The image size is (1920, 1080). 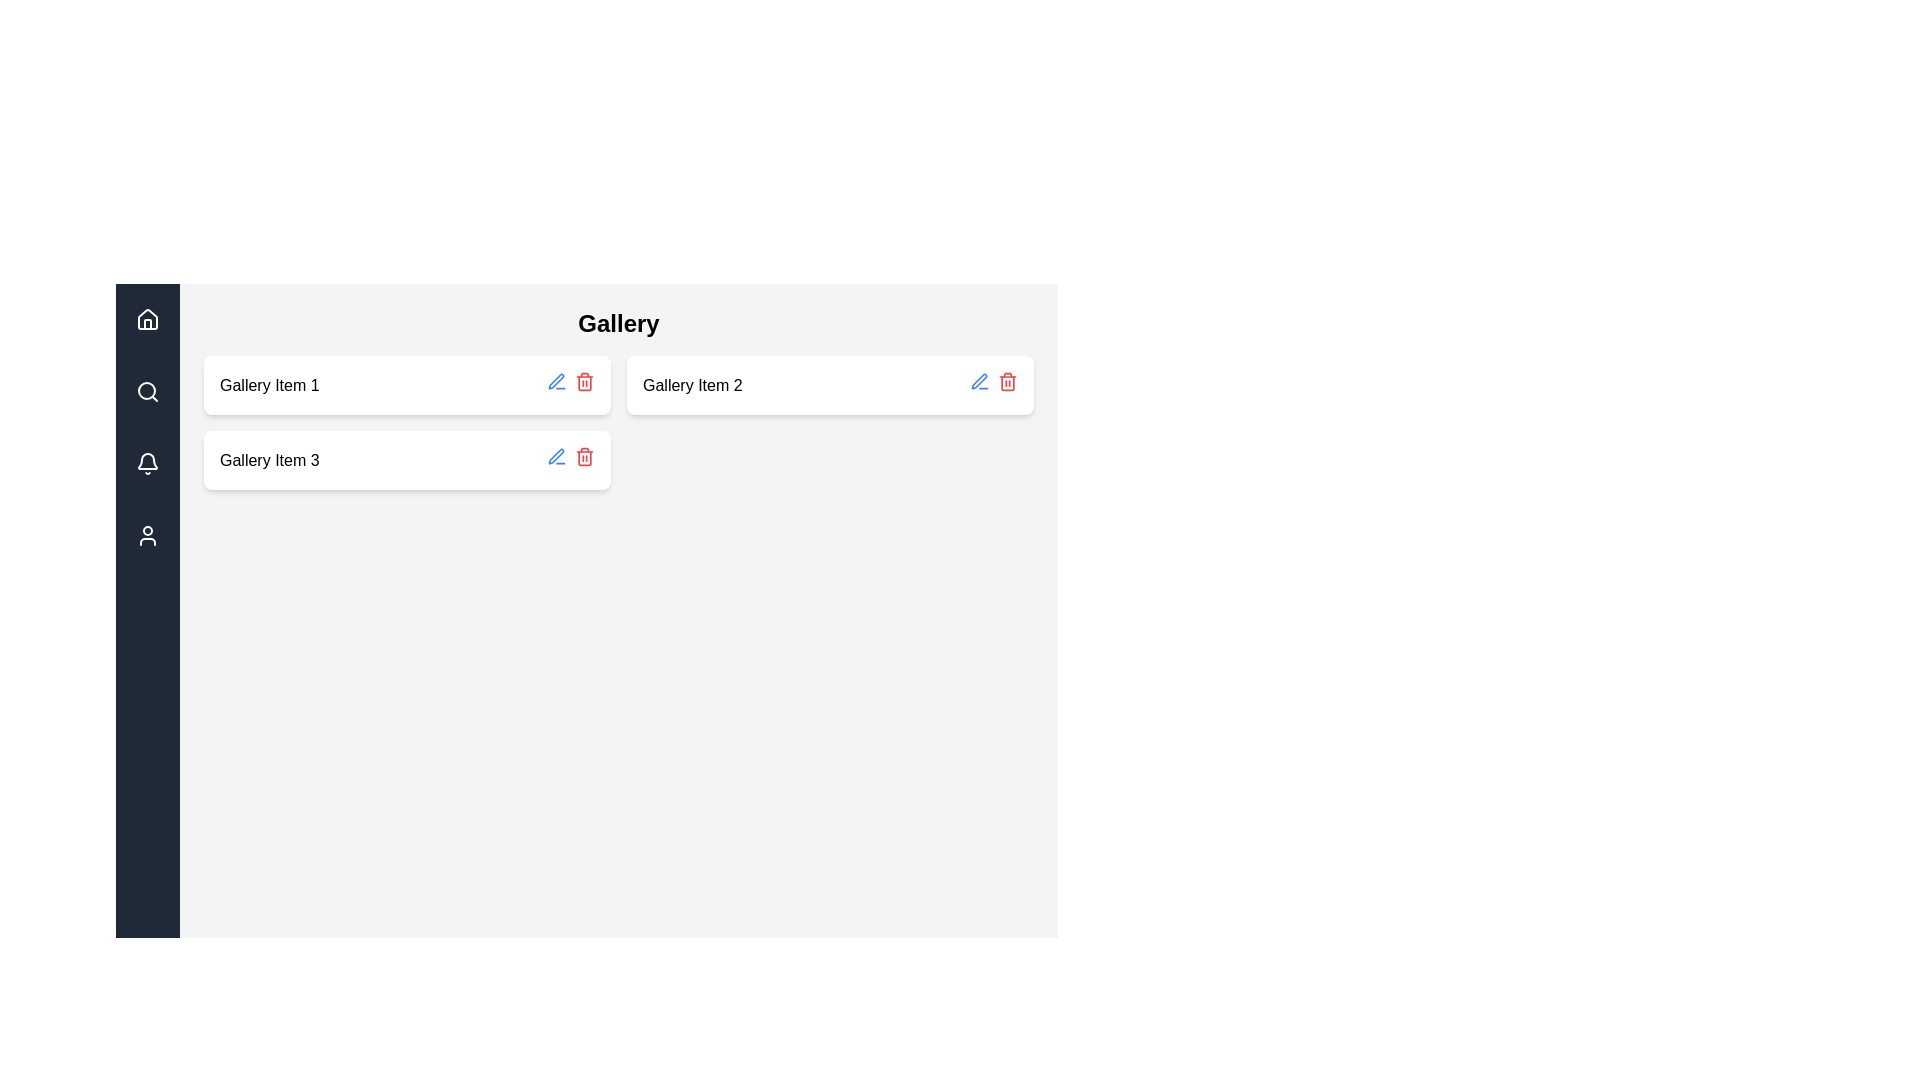 I want to click on the text label displaying 'Gallery Item 2', which is styled in a clean sans-serif font and located in the upper-right section of the second card in a vertical list of three cards, so click(x=692, y=385).